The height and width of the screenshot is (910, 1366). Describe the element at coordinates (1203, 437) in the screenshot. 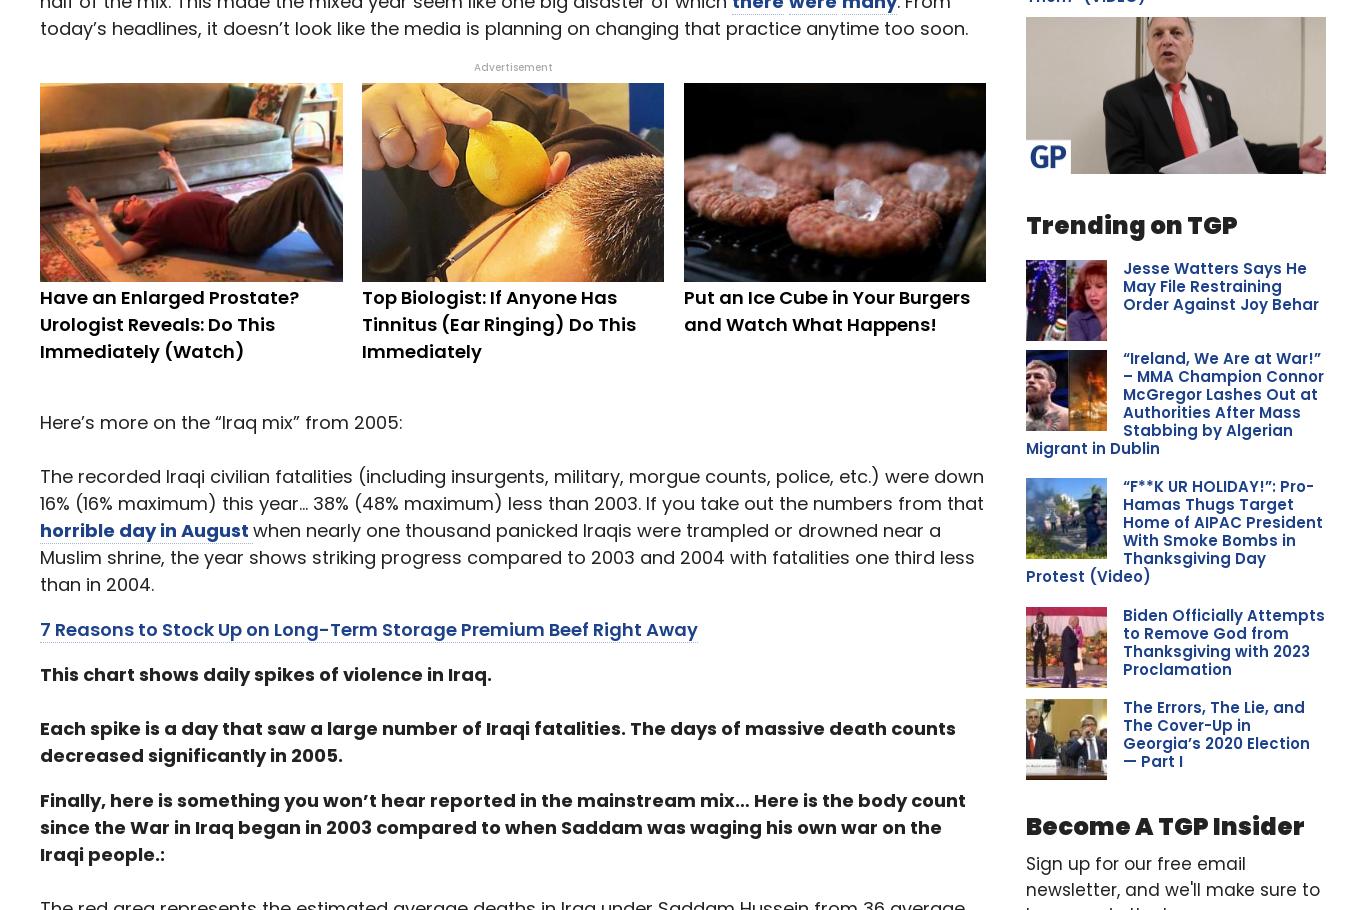

I see `''Horses Can Feel Her': Meet the 2-Year-Old 'Horse Whisperer''` at that location.